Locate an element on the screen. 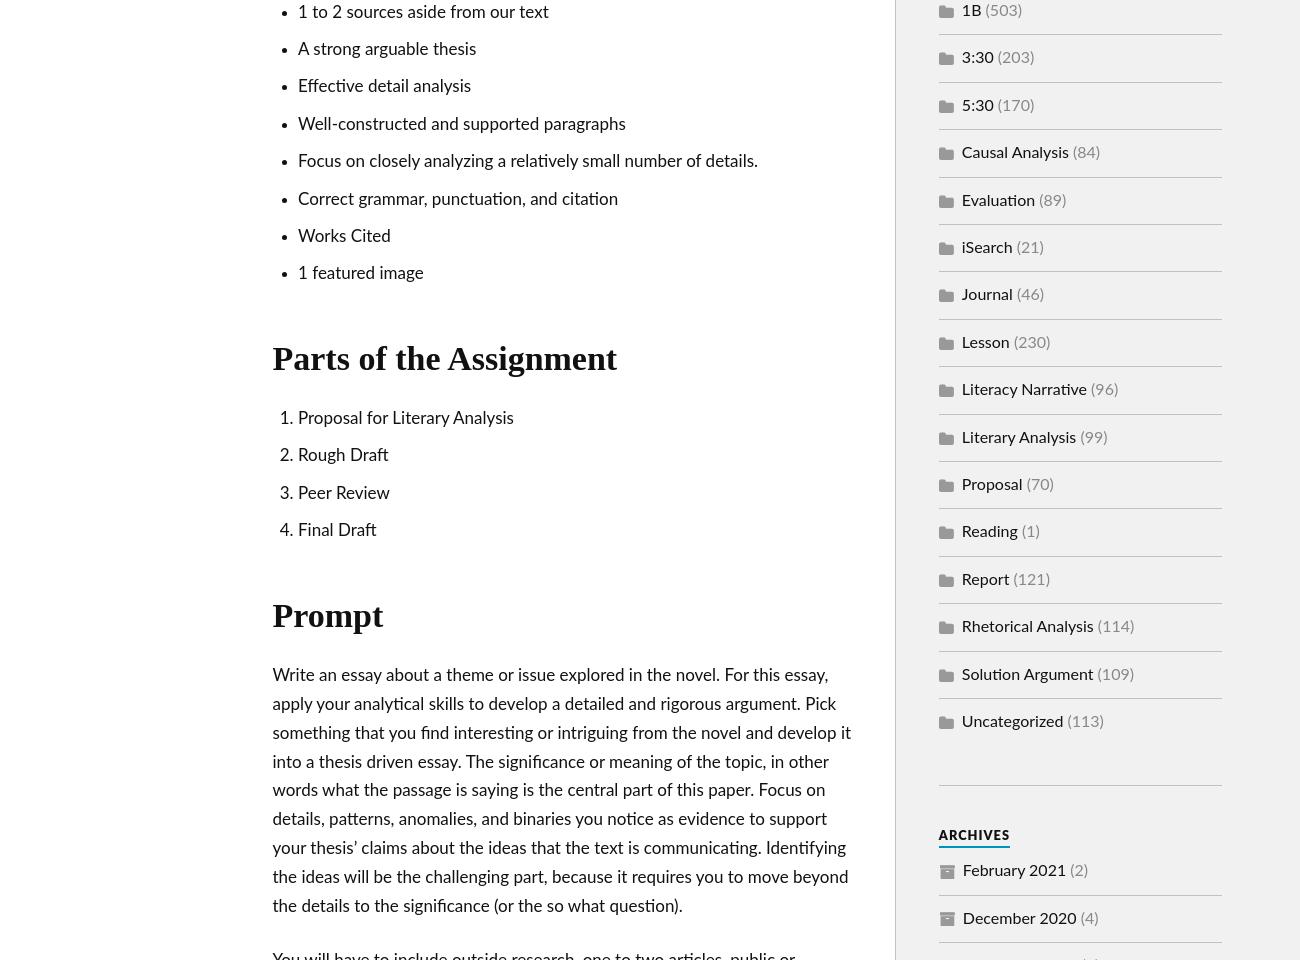  'Correct grammar, punctuation, and citation' is located at coordinates (456, 198).